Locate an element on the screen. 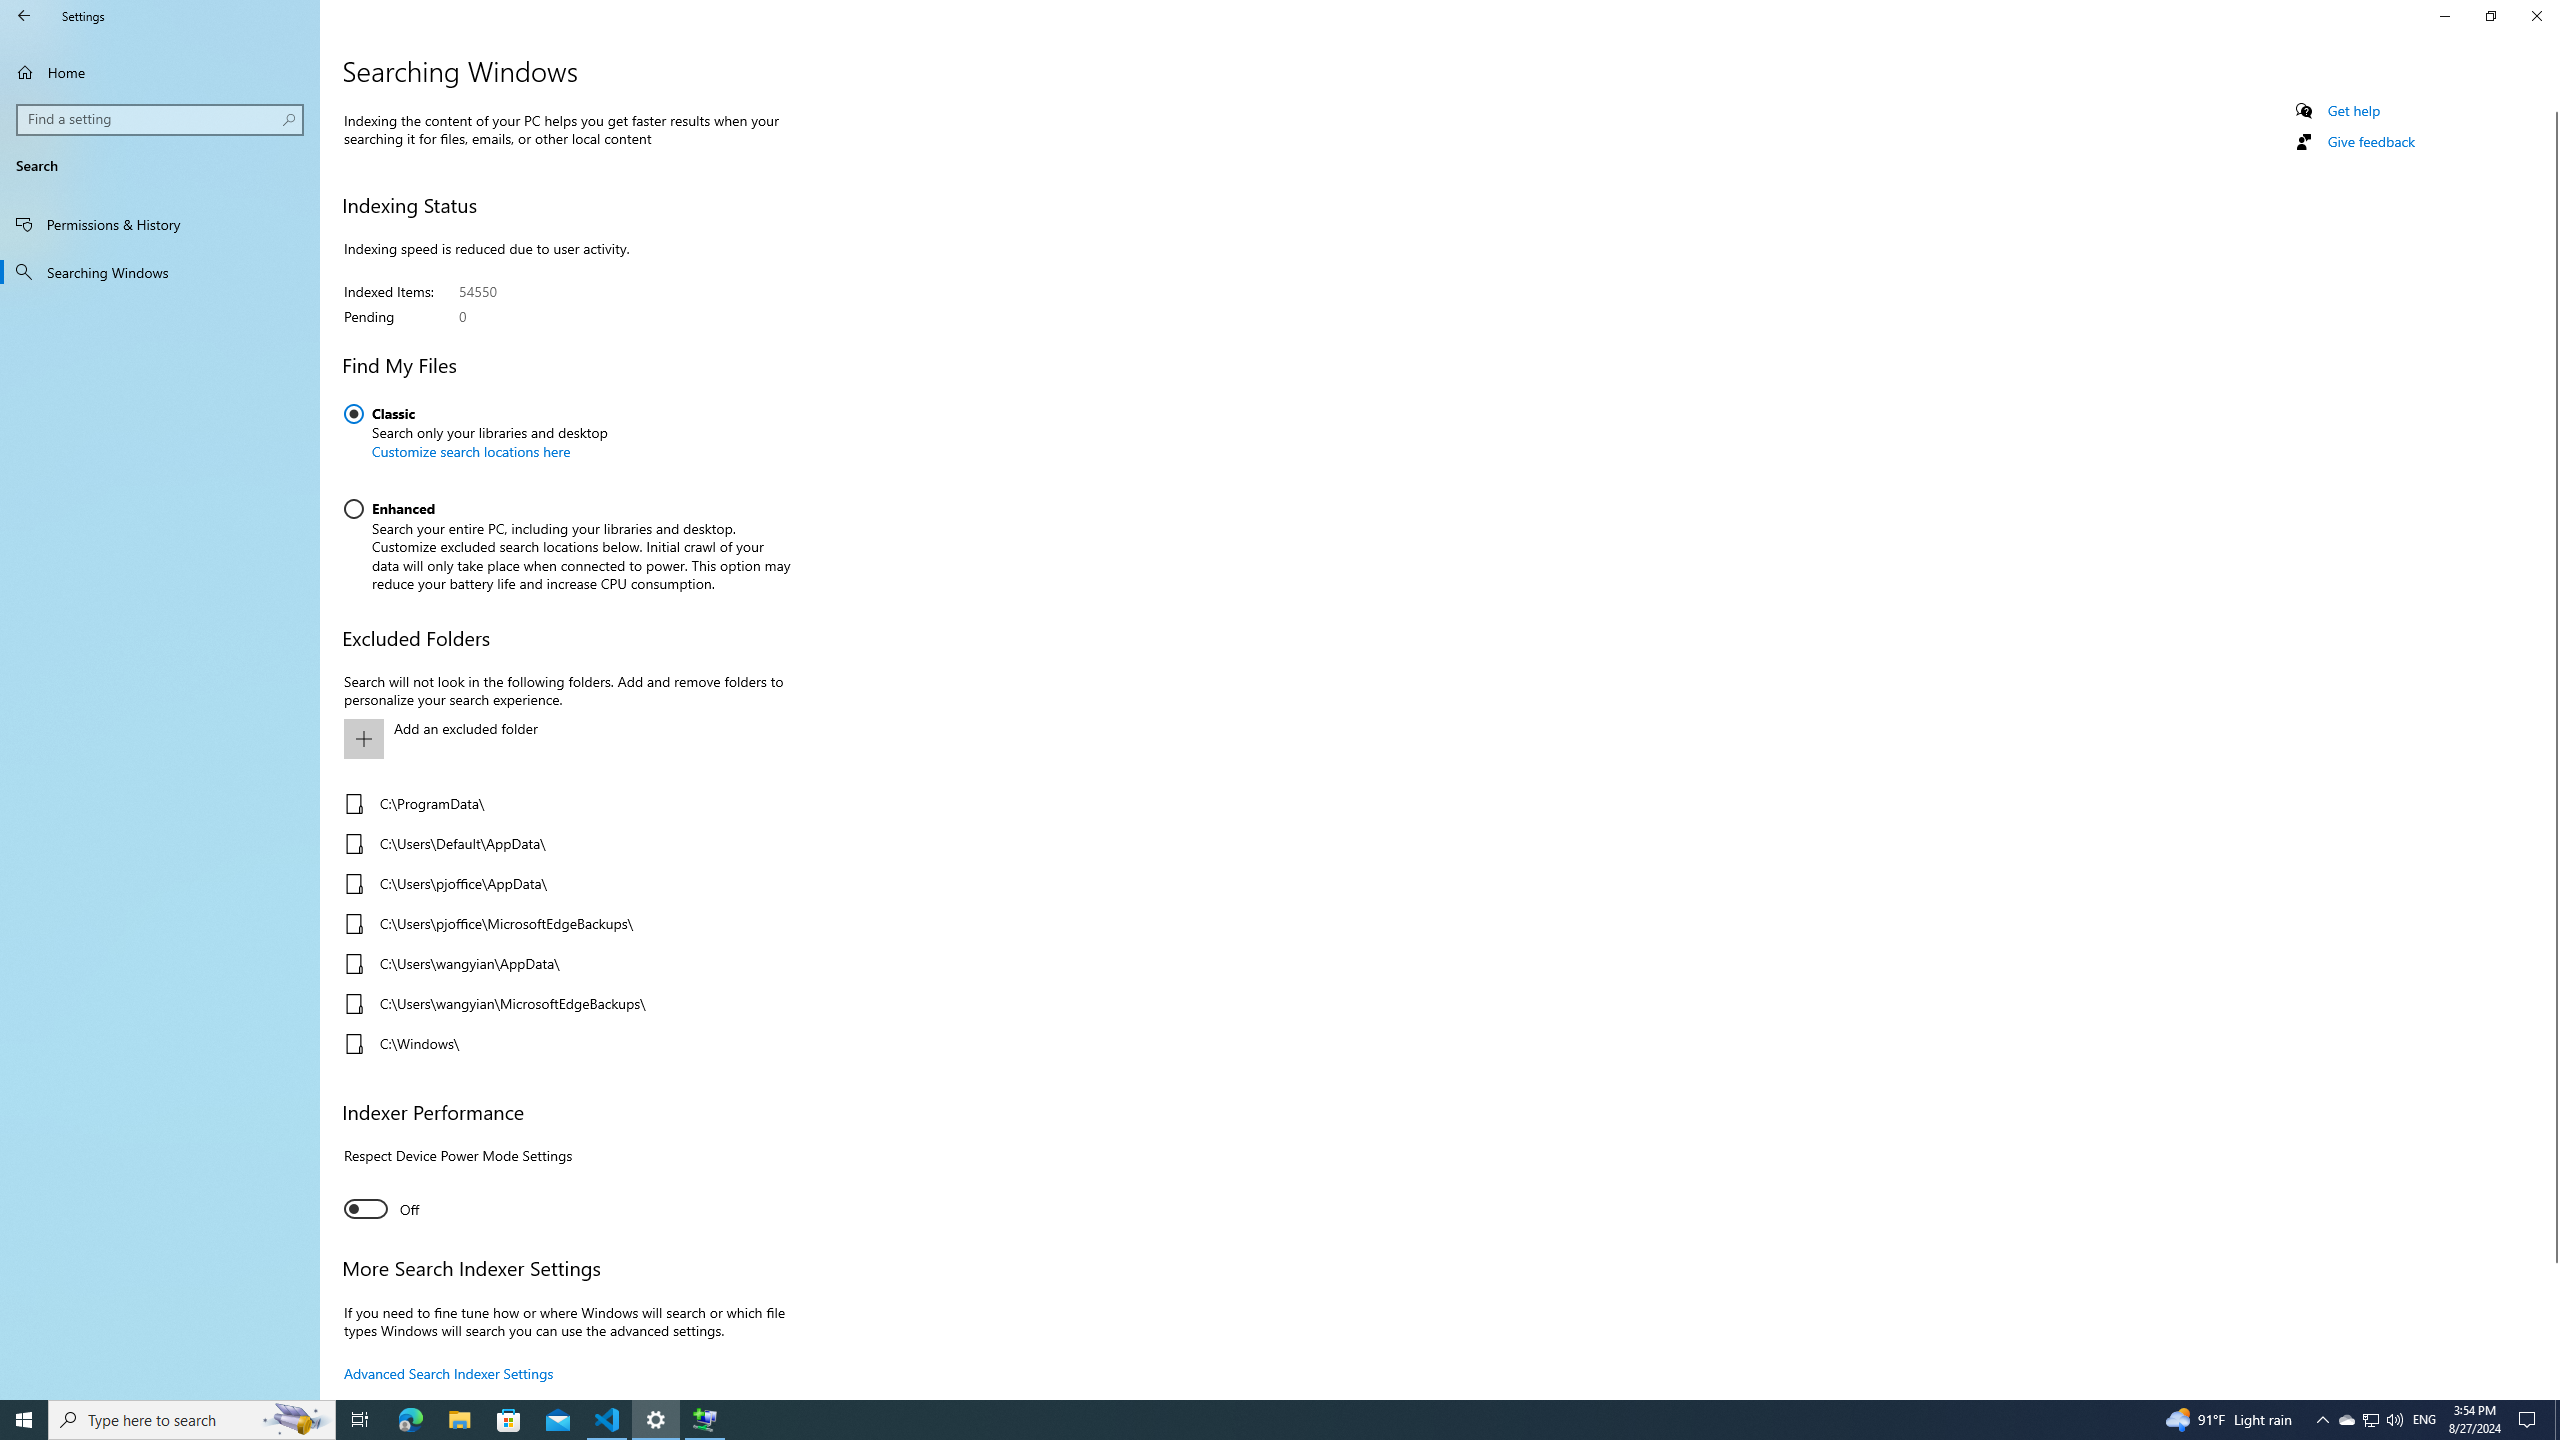  'C:\Users\pjoffice\AppData\' is located at coordinates (560, 884).